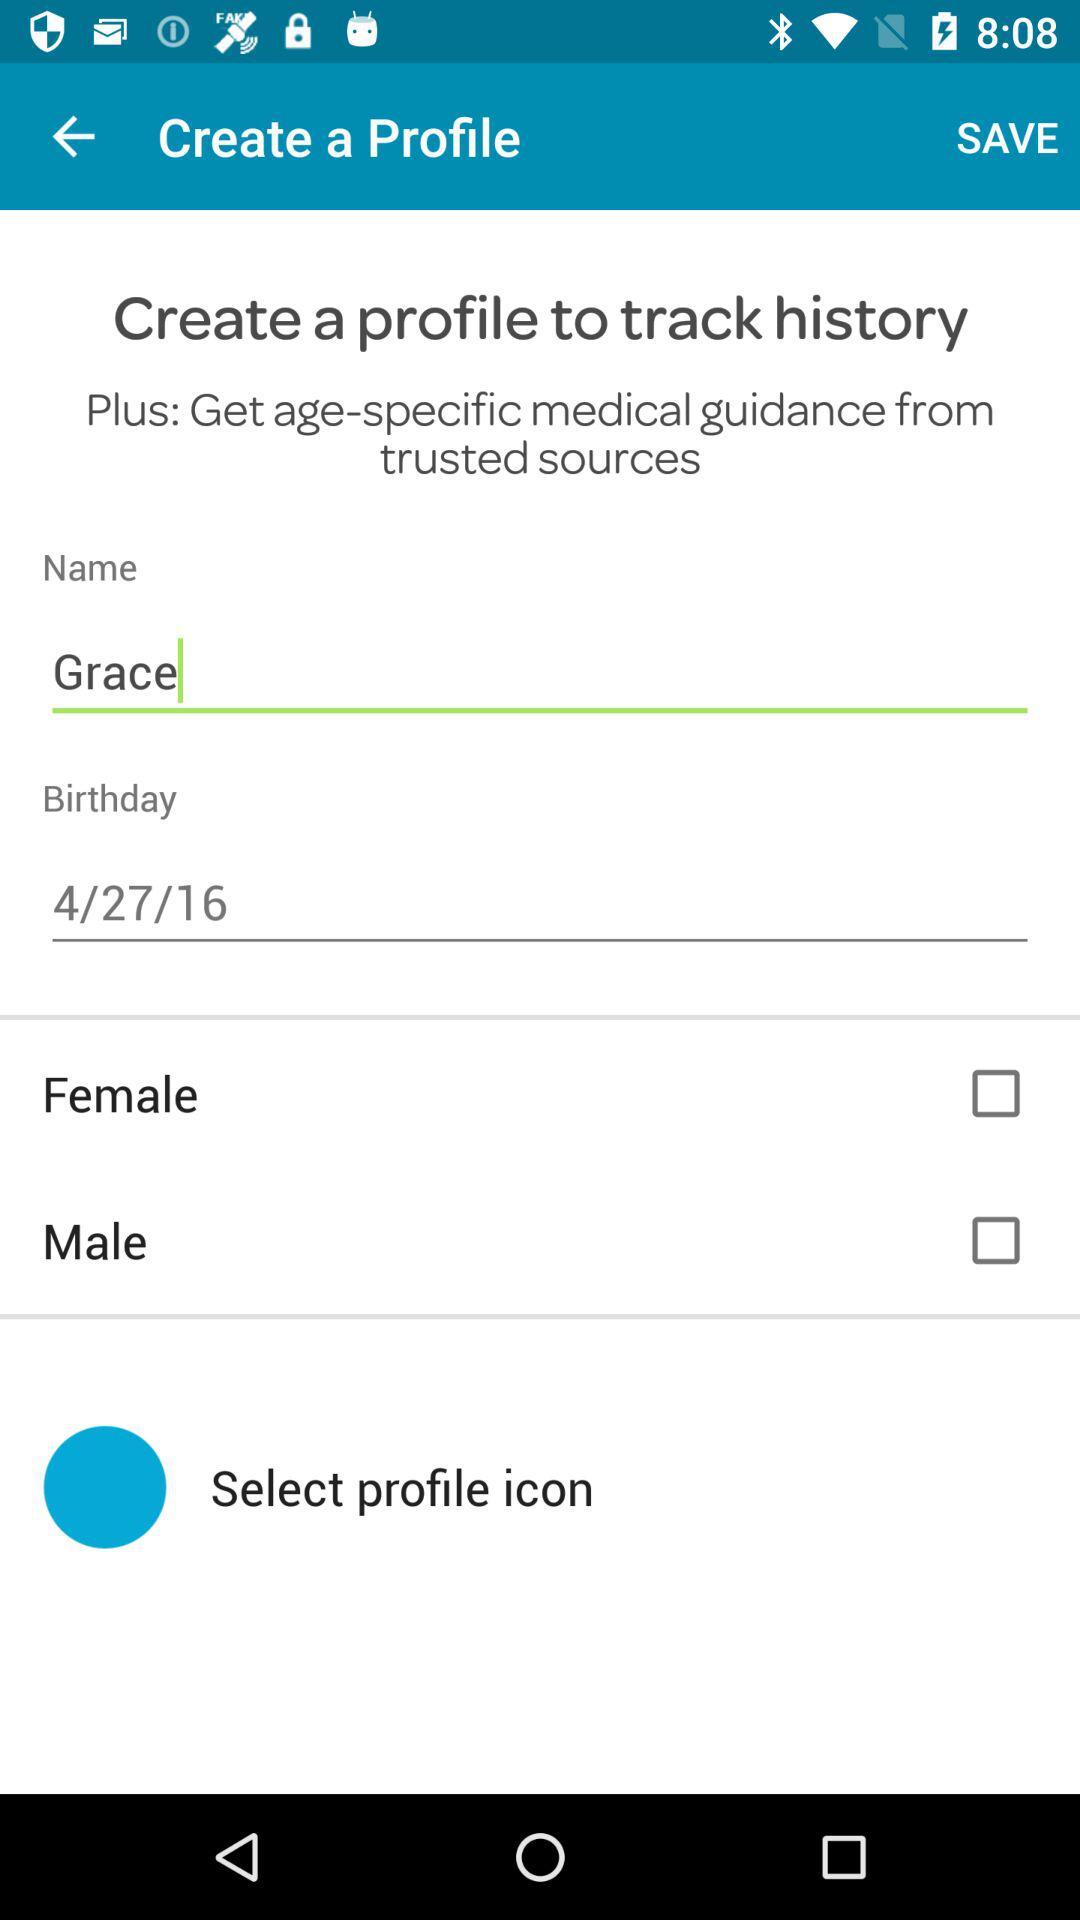 This screenshot has height=1920, width=1080. I want to click on the gender female, so click(995, 1092).